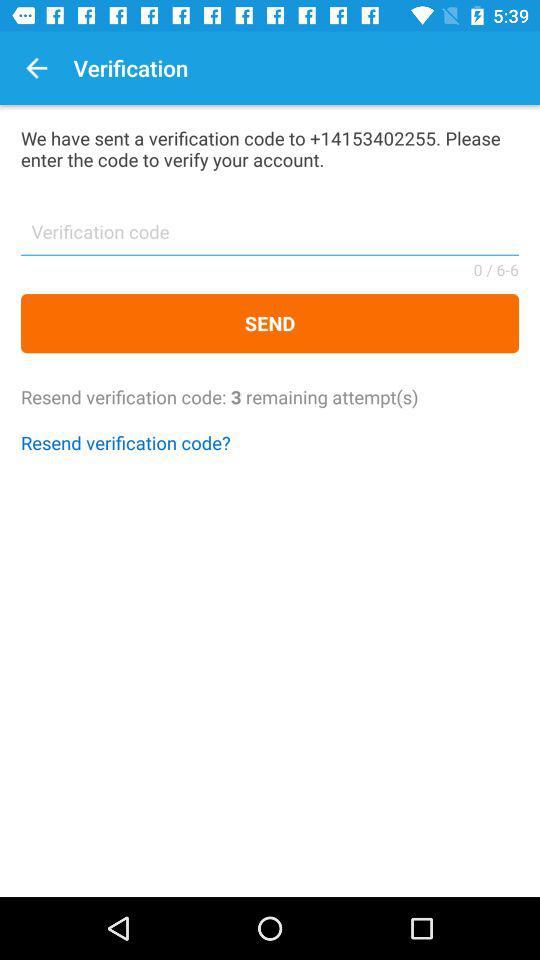 The width and height of the screenshot is (540, 960). I want to click on the item below we have sent icon, so click(270, 238).